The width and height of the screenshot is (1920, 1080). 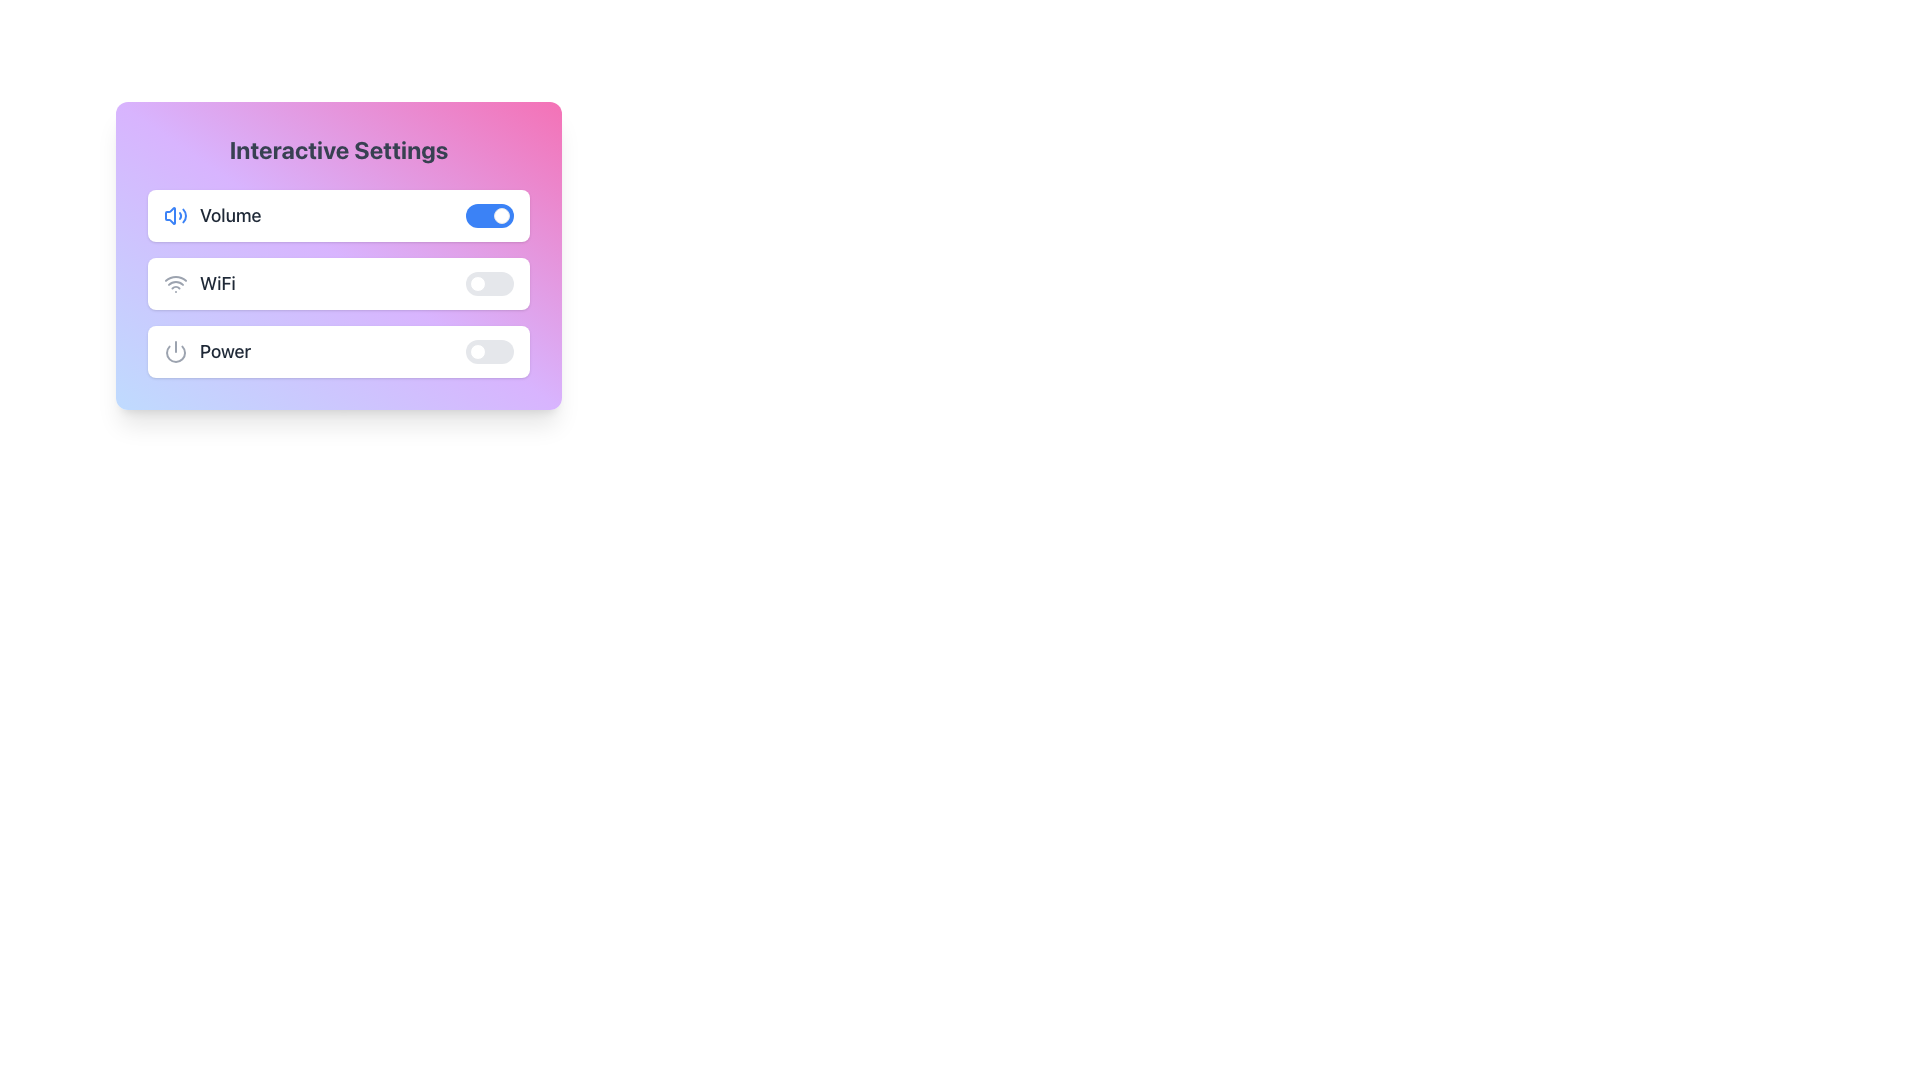 What do you see at coordinates (225, 350) in the screenshot?
I see `the 'Power' text label element, which is styled in a larger font size and bold dark gray color, located in the middle of a rectangular section adjacent to a power icon and a toggle switch` at bounding box center [225, 350].